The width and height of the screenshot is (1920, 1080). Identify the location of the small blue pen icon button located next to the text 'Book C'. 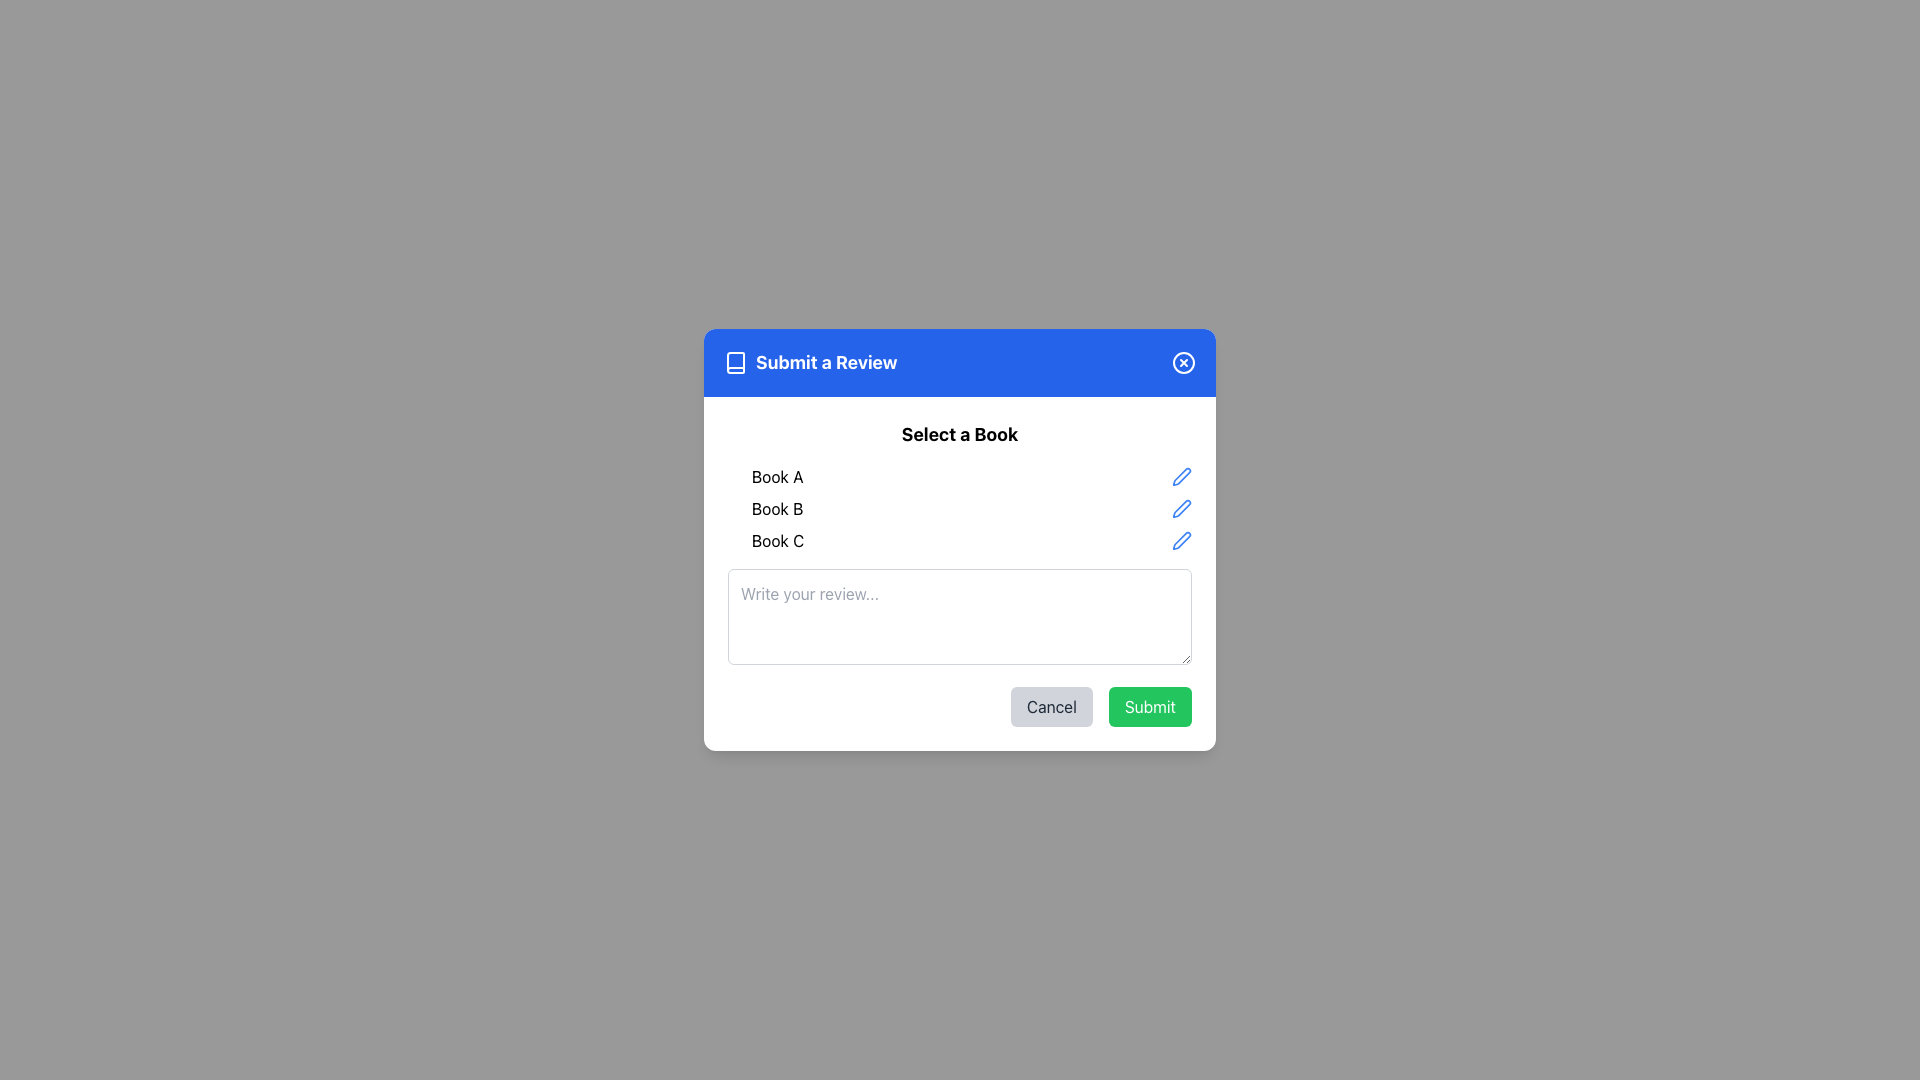
(1181, 540).